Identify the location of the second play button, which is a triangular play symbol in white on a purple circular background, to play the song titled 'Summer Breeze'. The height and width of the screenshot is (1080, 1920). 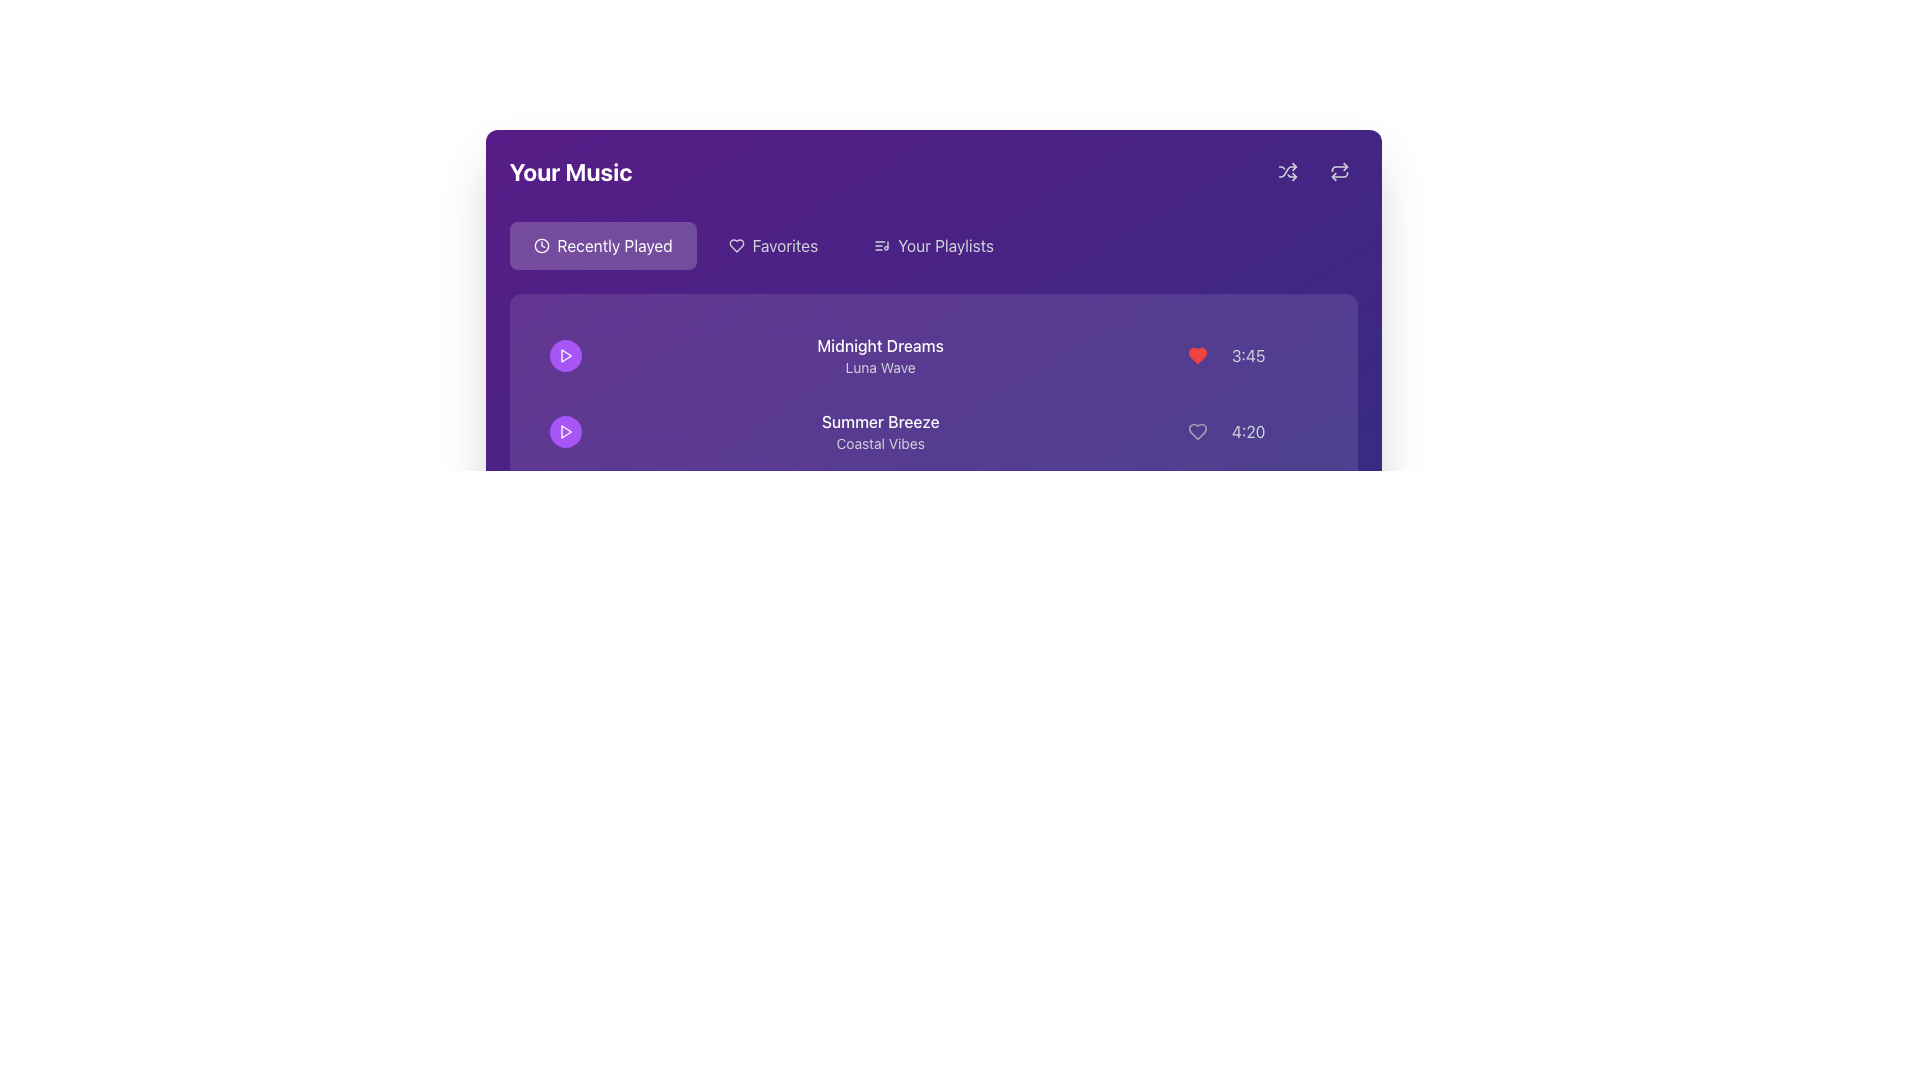
(565, 431).